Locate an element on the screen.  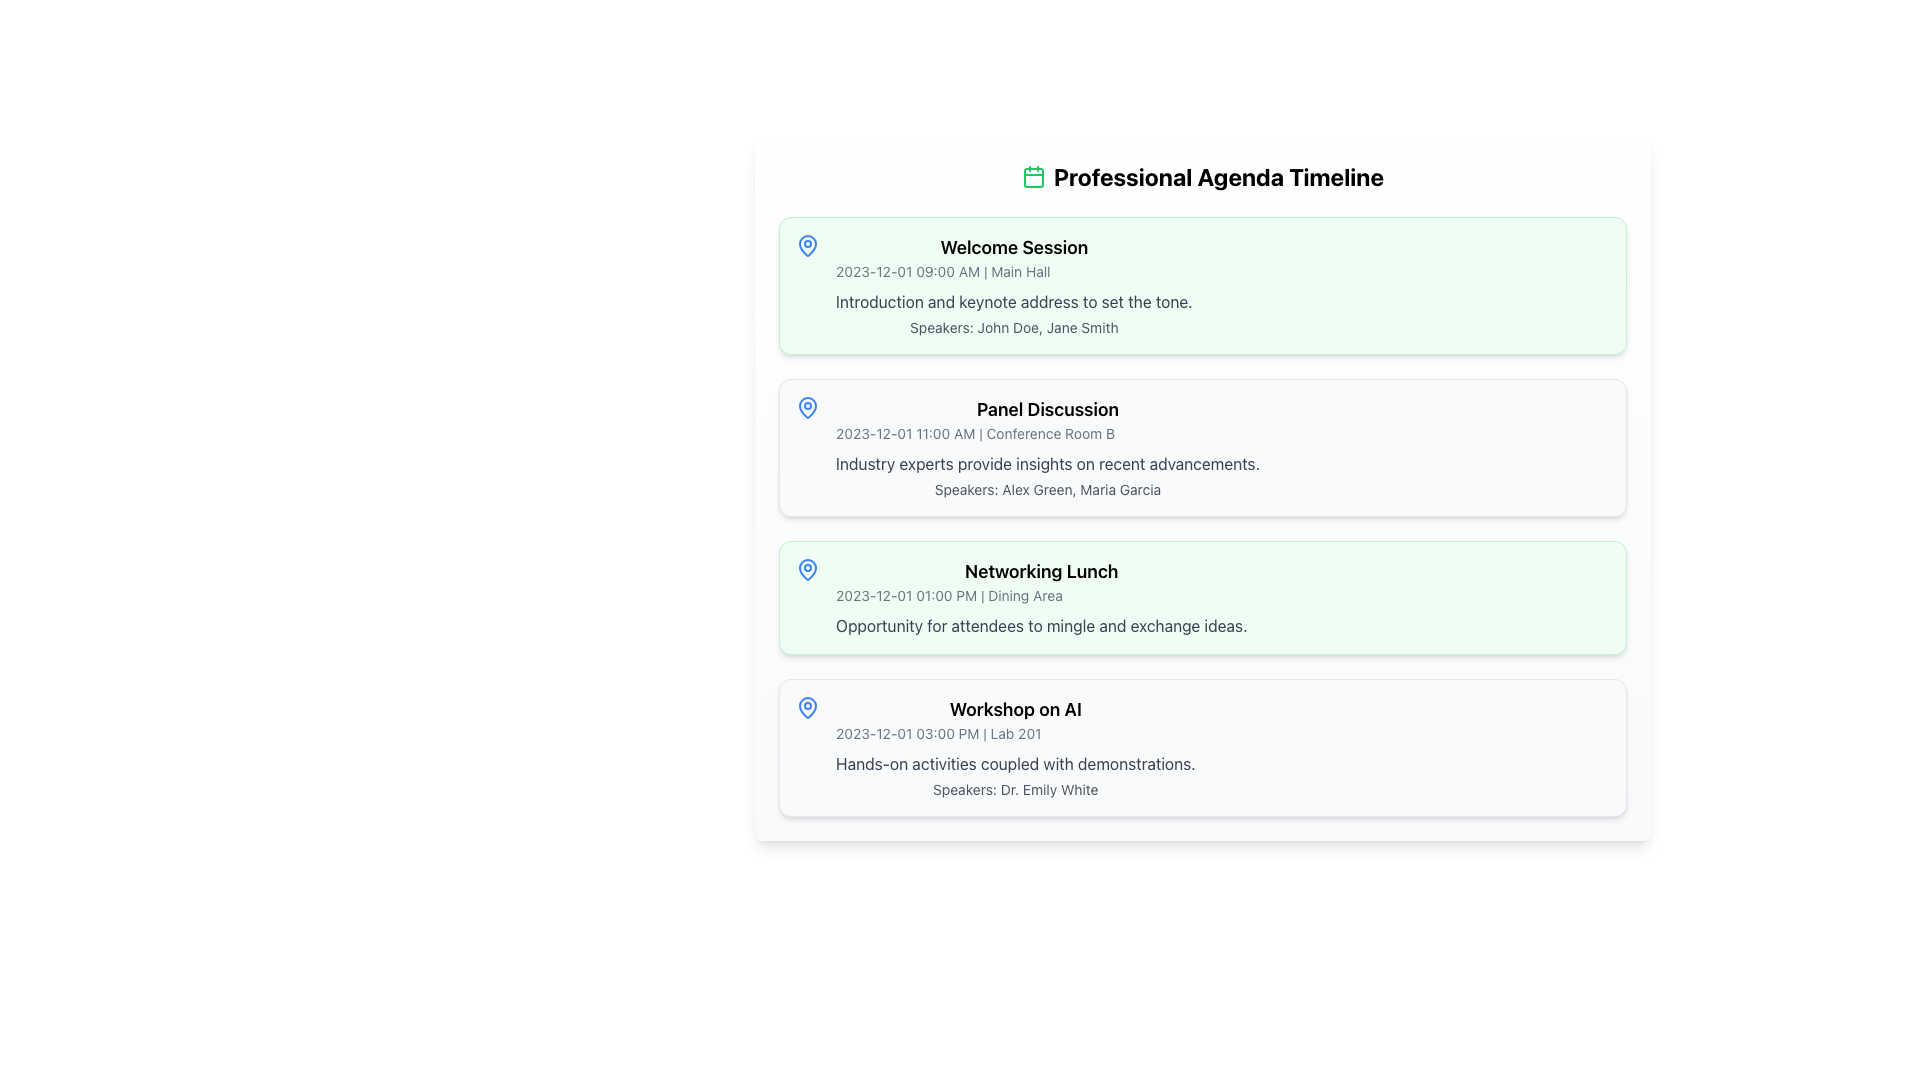
the Text Display element that provides a description of the 'Welcome Session', located below the title and above the speakers' names is located at coordinates (1014, 301).